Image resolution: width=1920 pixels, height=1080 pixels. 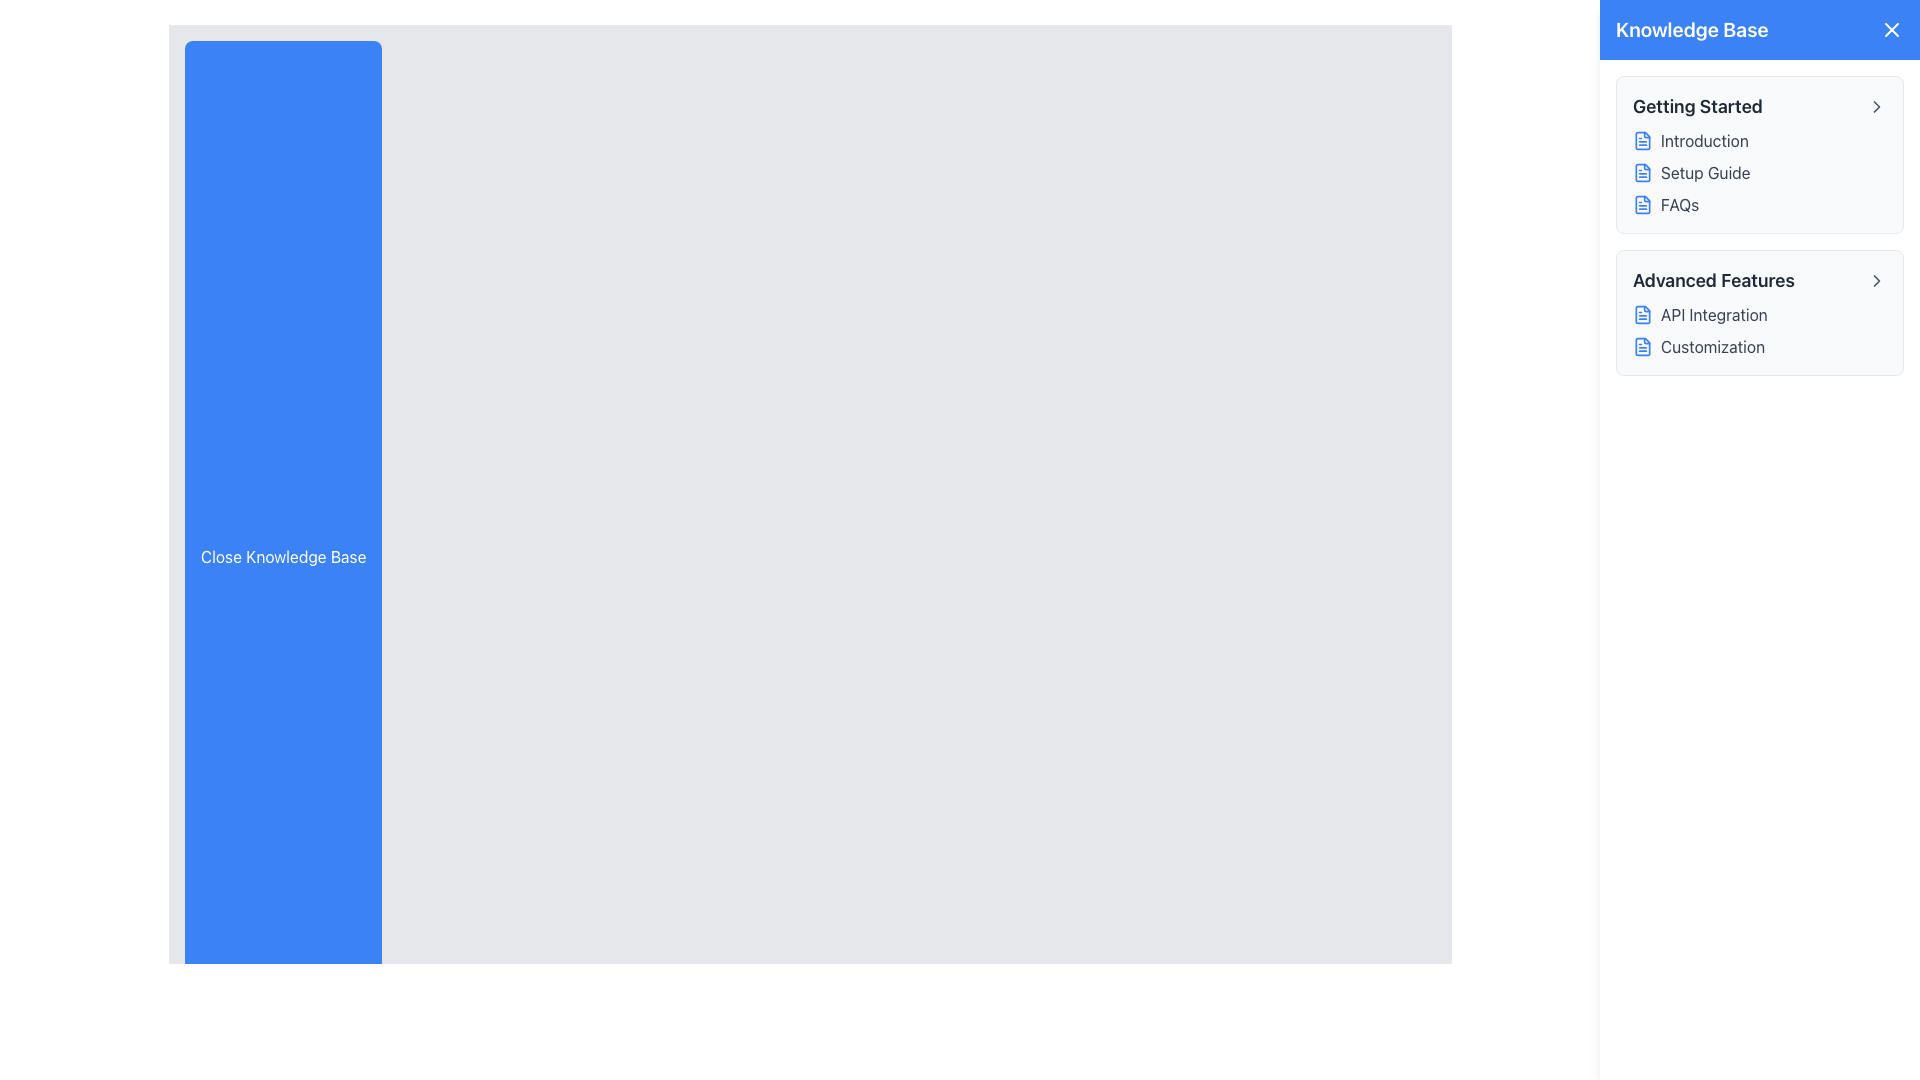 I want to click on the SVG Icon forming a cross ('x') shape located in the top-right corner of the panel labeled 'Knowledge Base', so click(x=1890, y=30).